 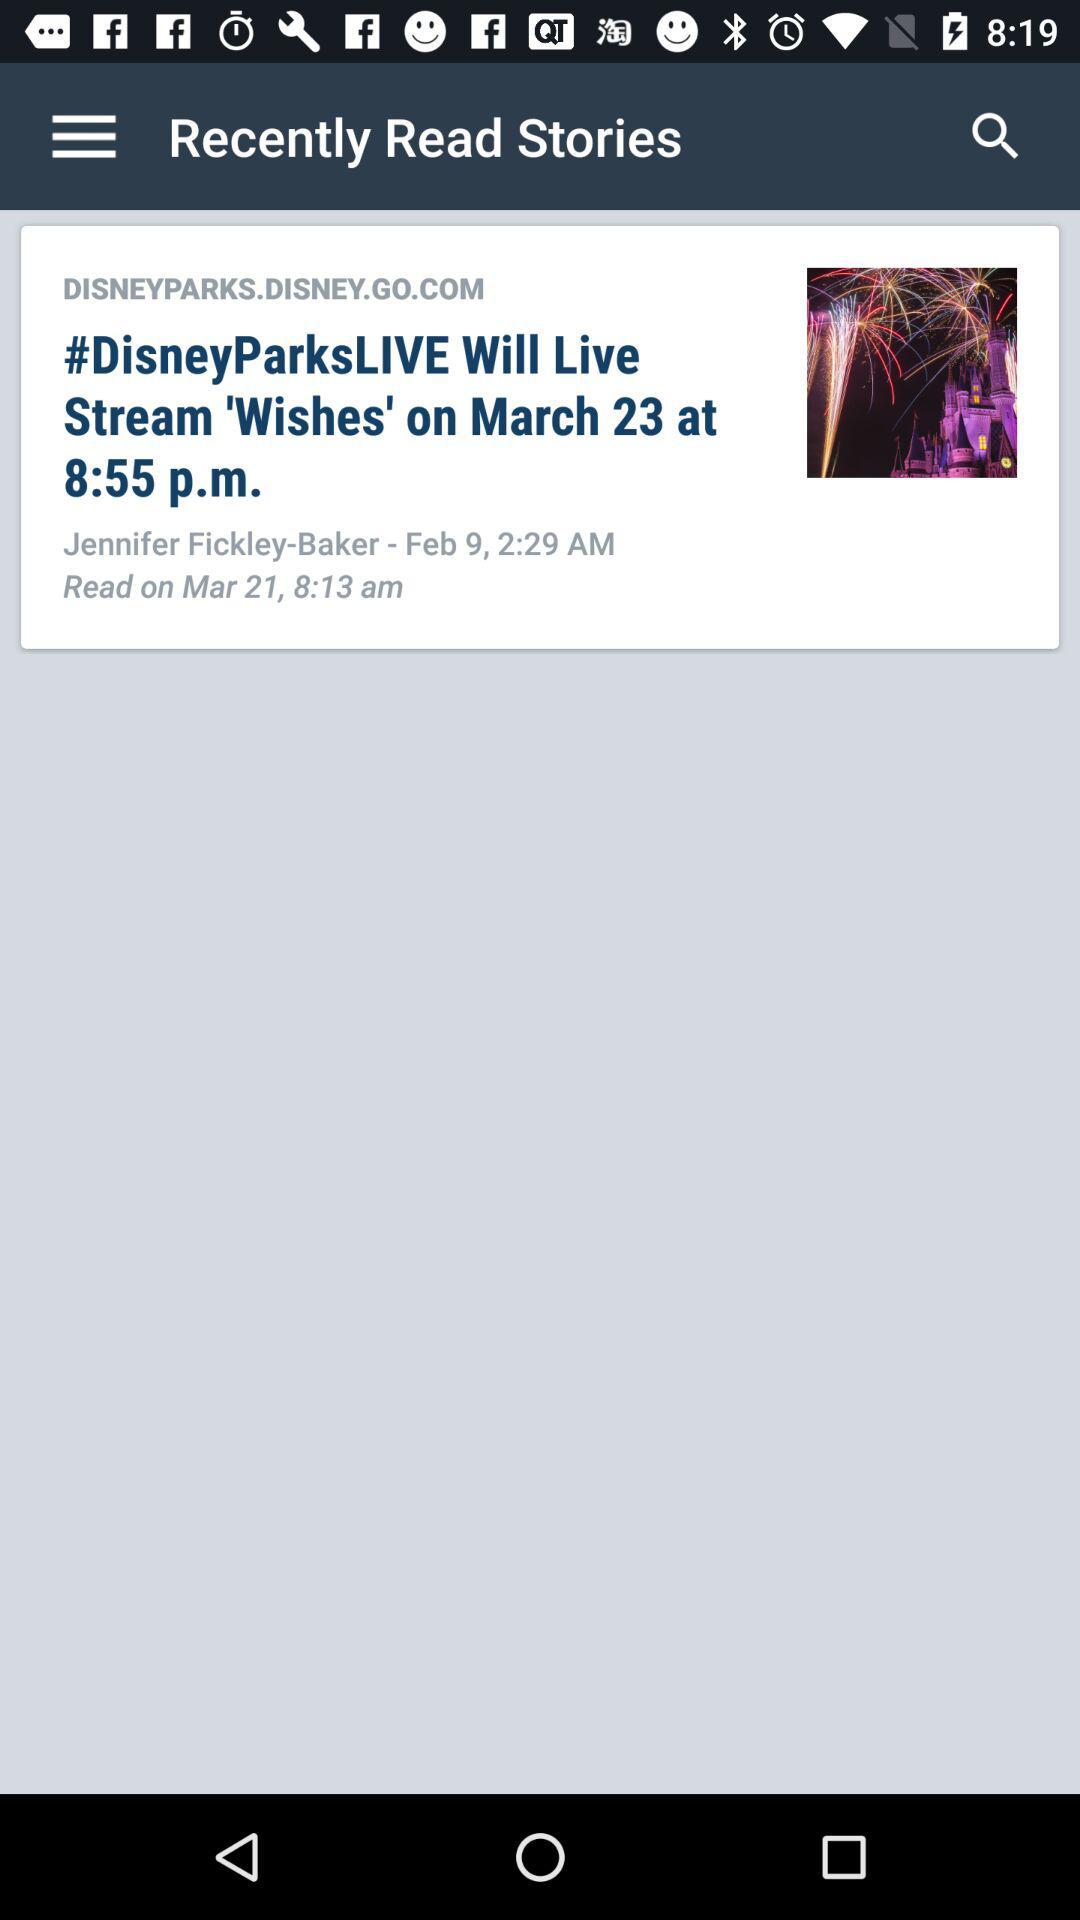 What do you see at coordinates (995, 135) in the screenshot?
I see `the item to the right of recently read stories item` at bounding box center [995, 135].